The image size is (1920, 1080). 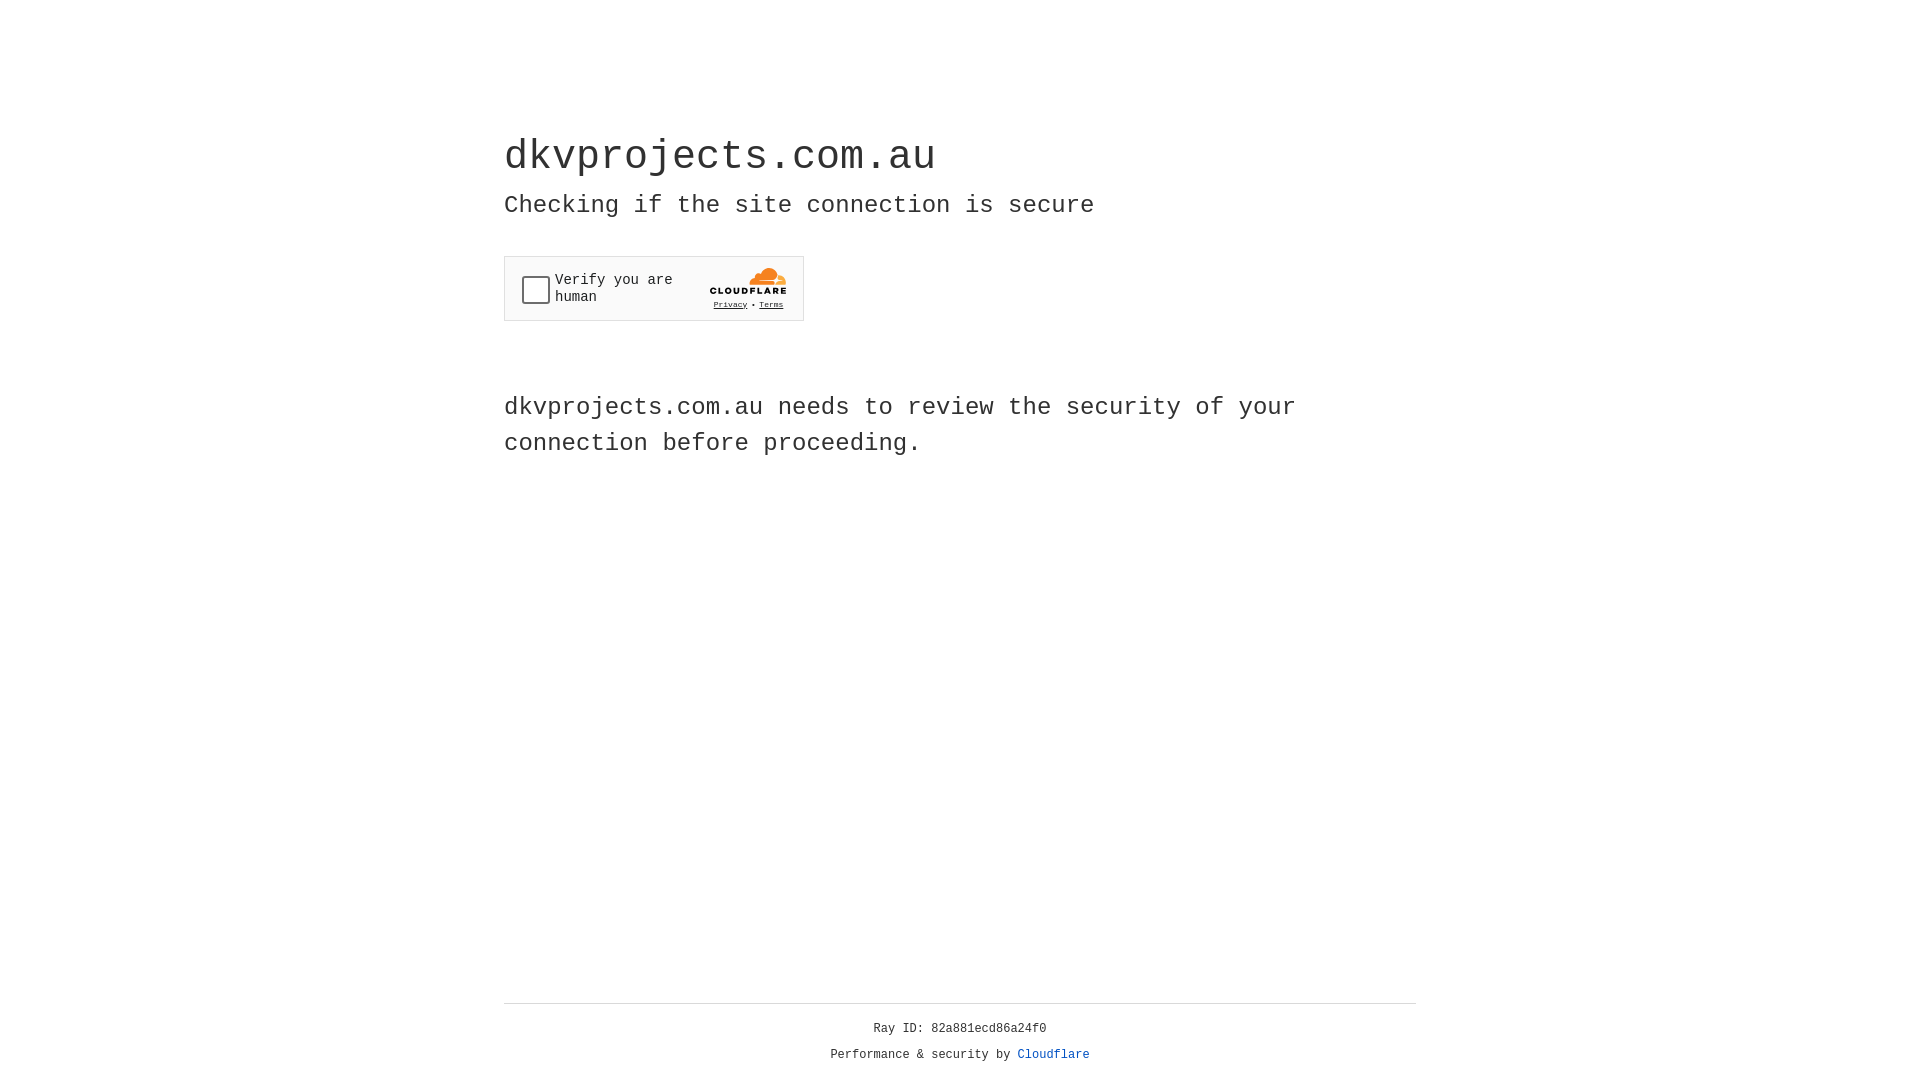 What do you see at coordinates (653, 288) in the screenshot?
I see `'Widget containing a Cloudflare security challenge'` at bounding box center [653, 288].